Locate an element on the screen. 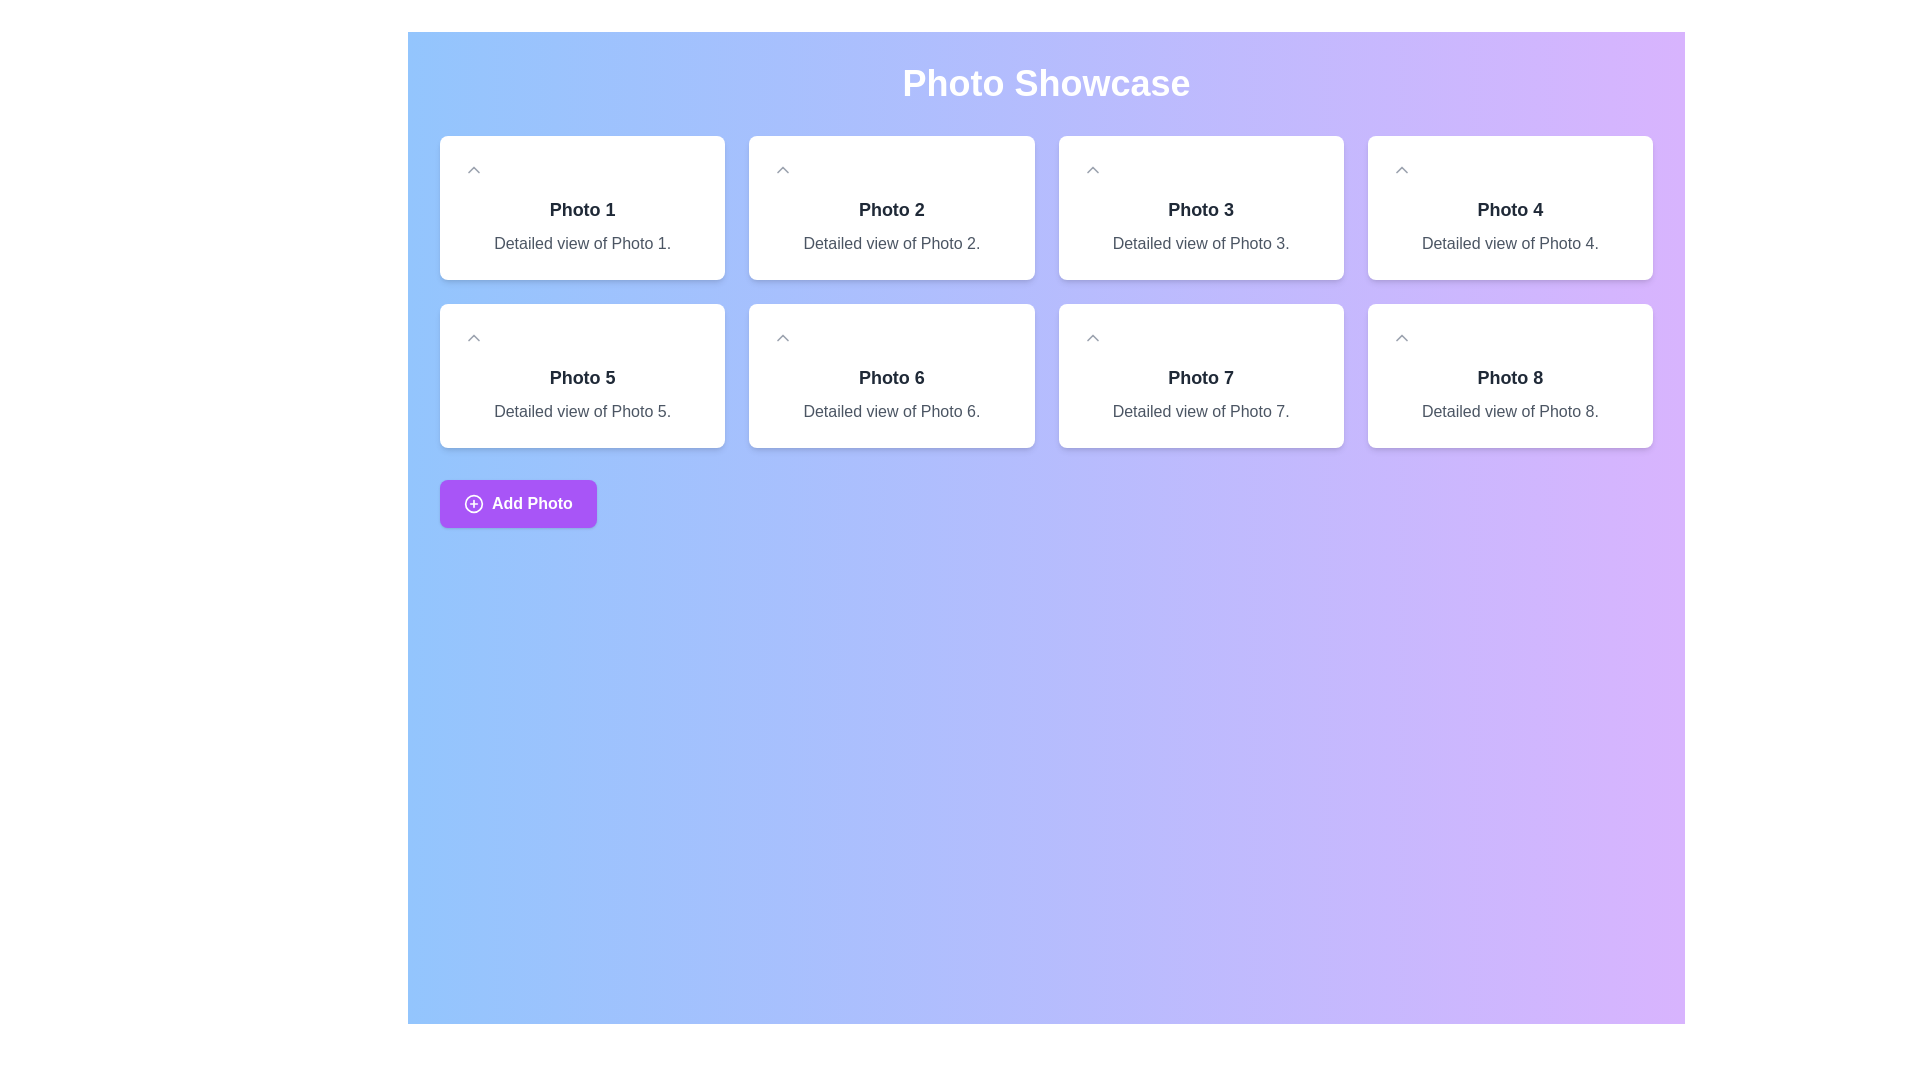 Image resolution: width=1920 pixels, height=1080 pixels. the text label that serves as the title or header for its respective card, located in the second row and first column of the grid layout, positioned above the text 'Detailed view of Photo 5.' is located at coordinates (581, 378).